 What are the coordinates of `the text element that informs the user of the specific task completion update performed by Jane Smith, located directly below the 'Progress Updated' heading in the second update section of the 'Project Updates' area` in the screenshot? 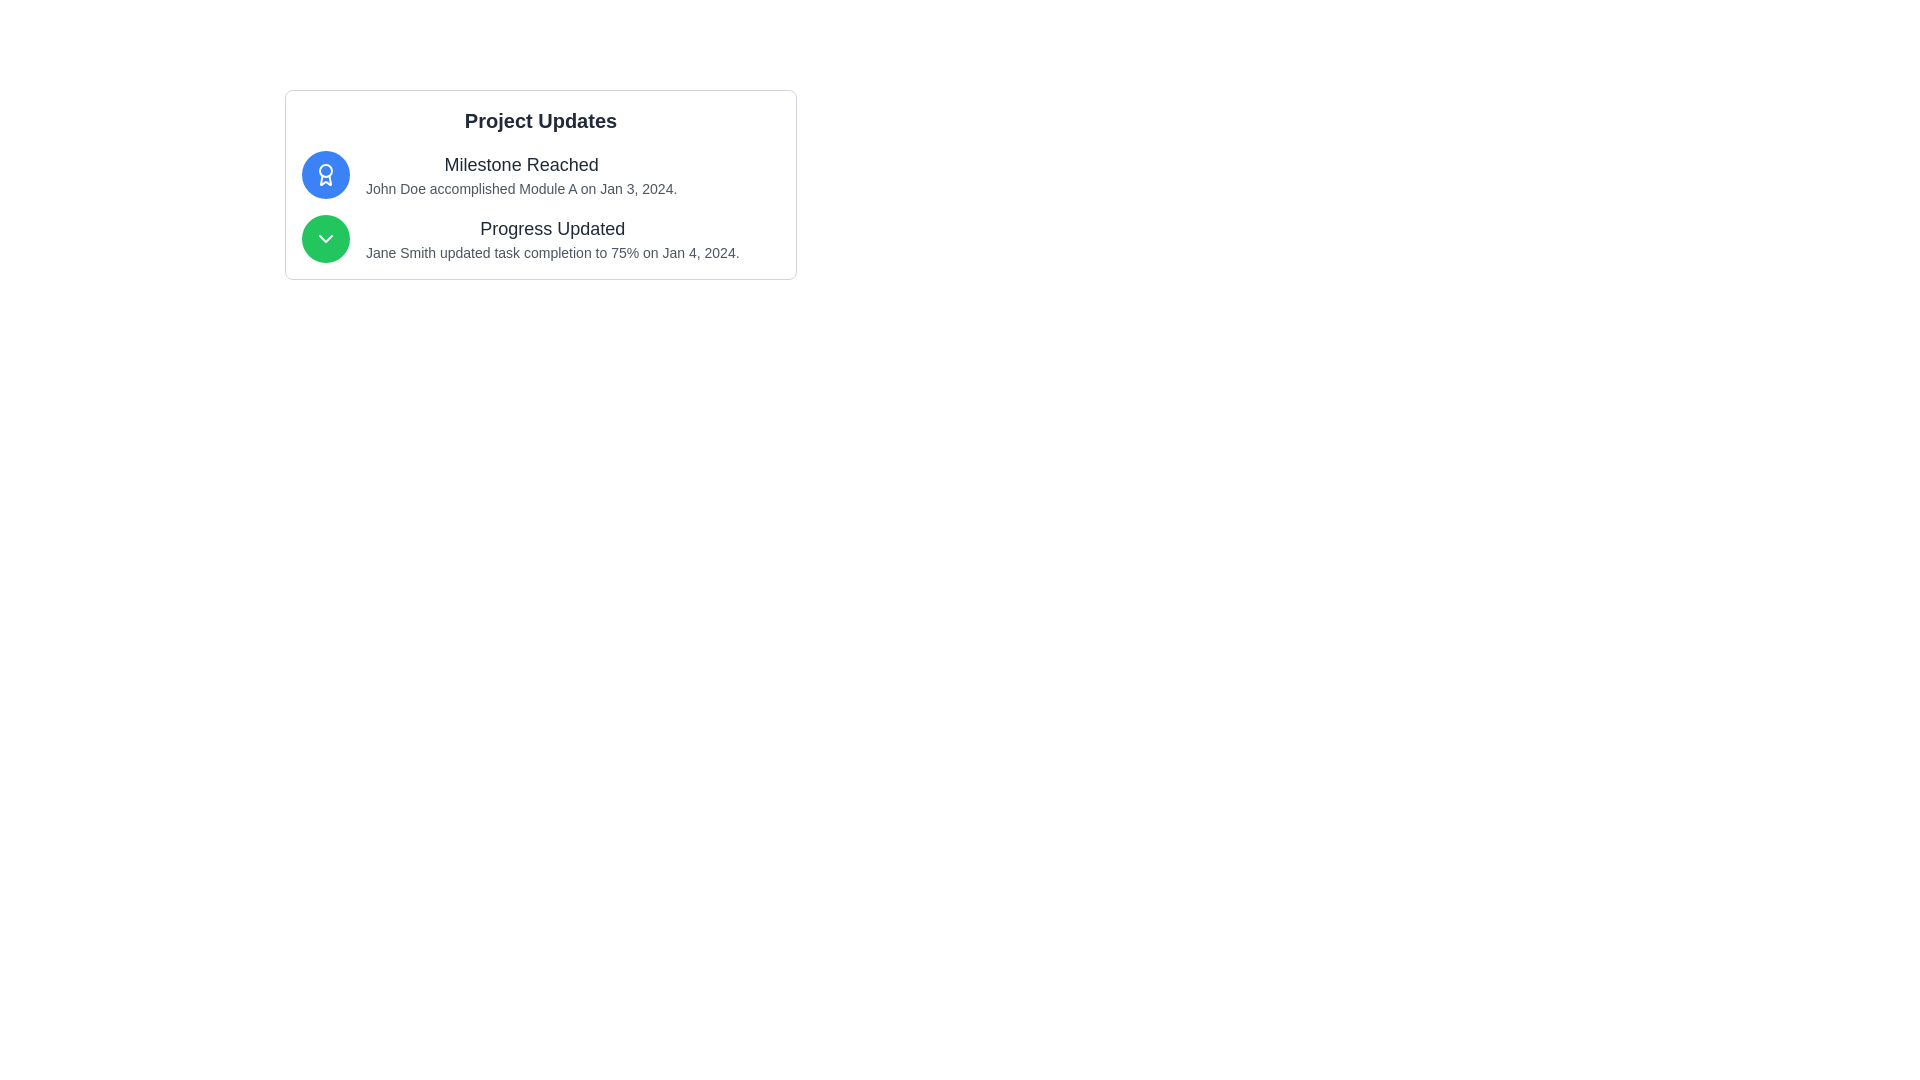 It's located at (552, 252).